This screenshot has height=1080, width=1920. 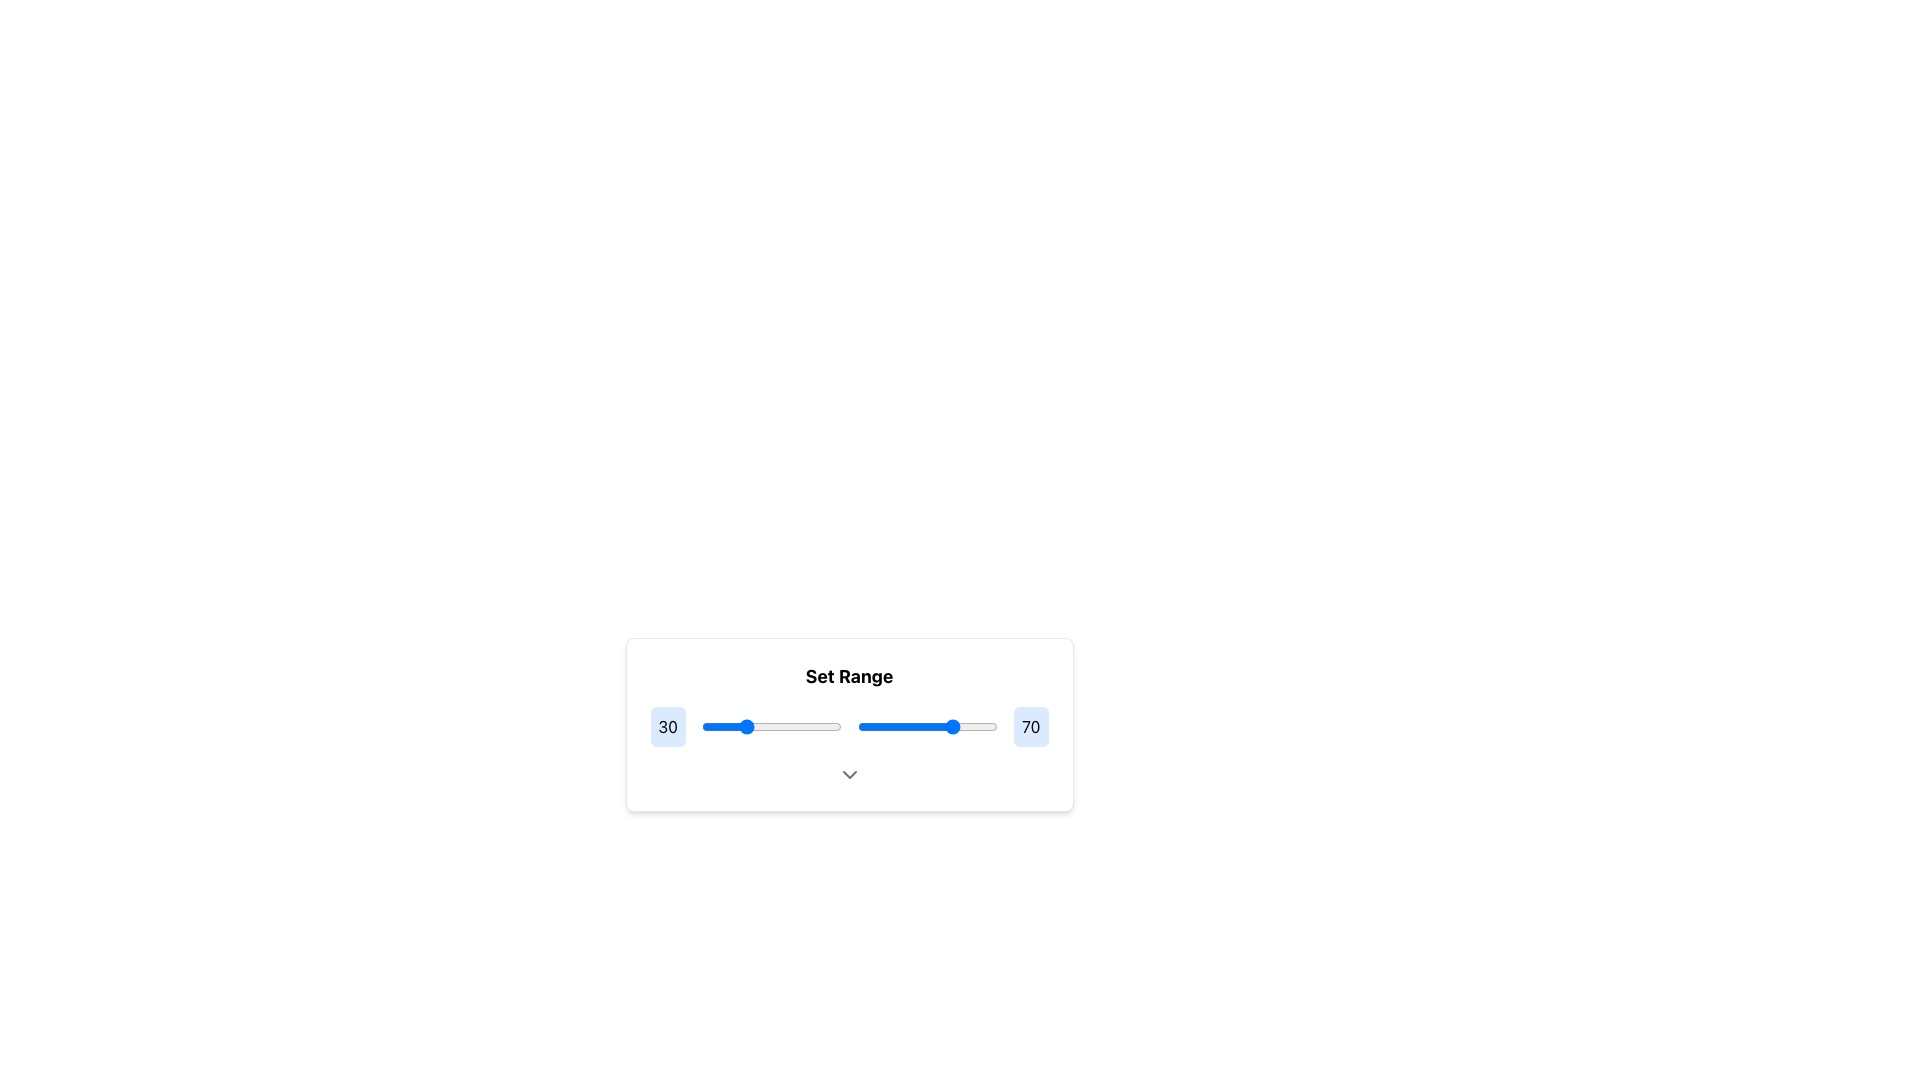 What do you see at coordinates (783, 726) in the screenshot?
I see `the slider value` at bounding box center [783, 726].